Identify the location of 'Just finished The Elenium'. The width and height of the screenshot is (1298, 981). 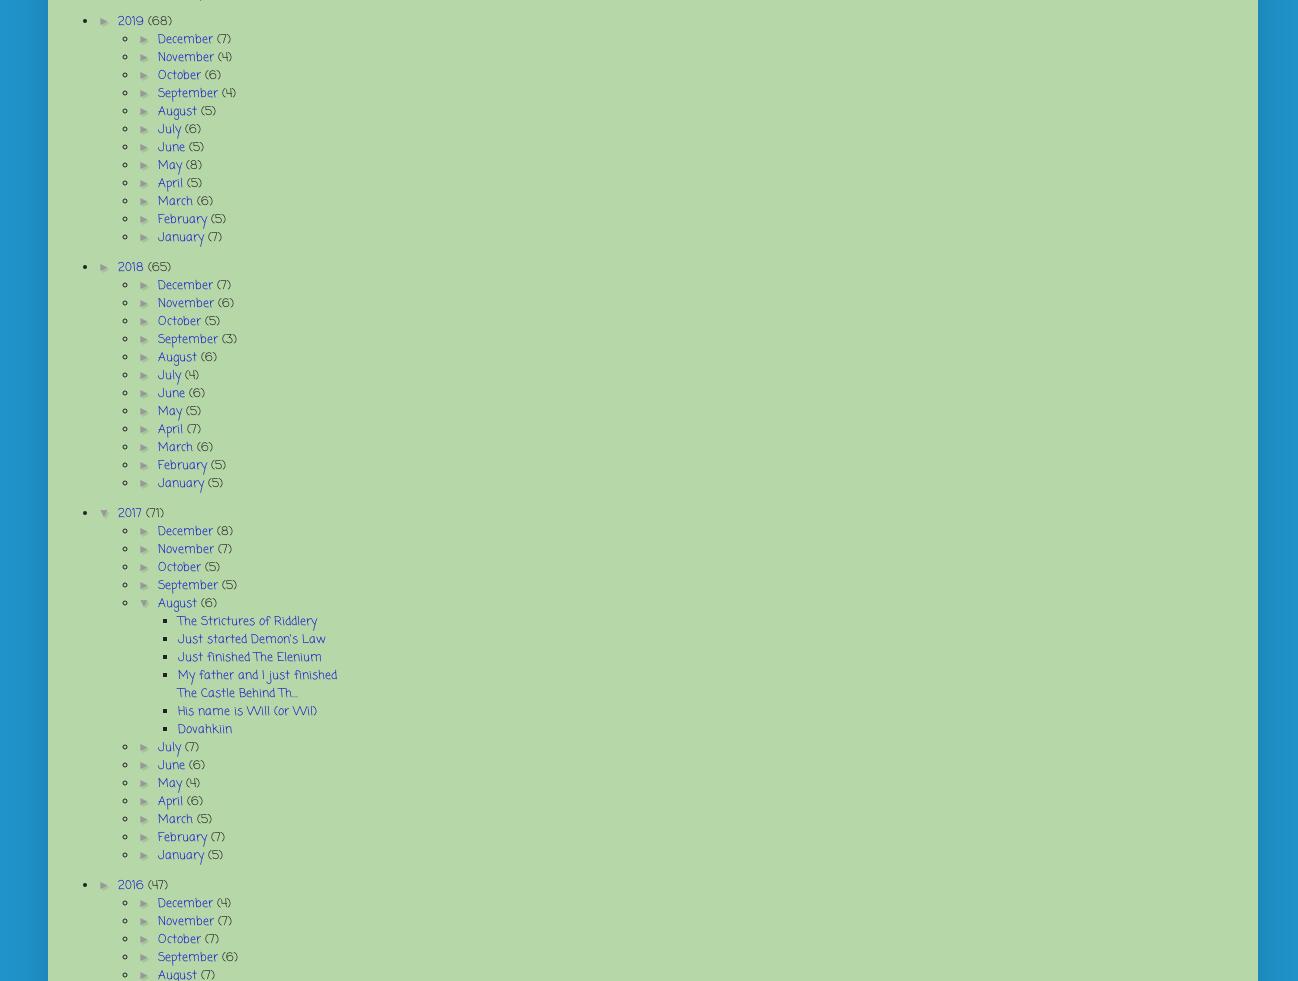
(176, 657).